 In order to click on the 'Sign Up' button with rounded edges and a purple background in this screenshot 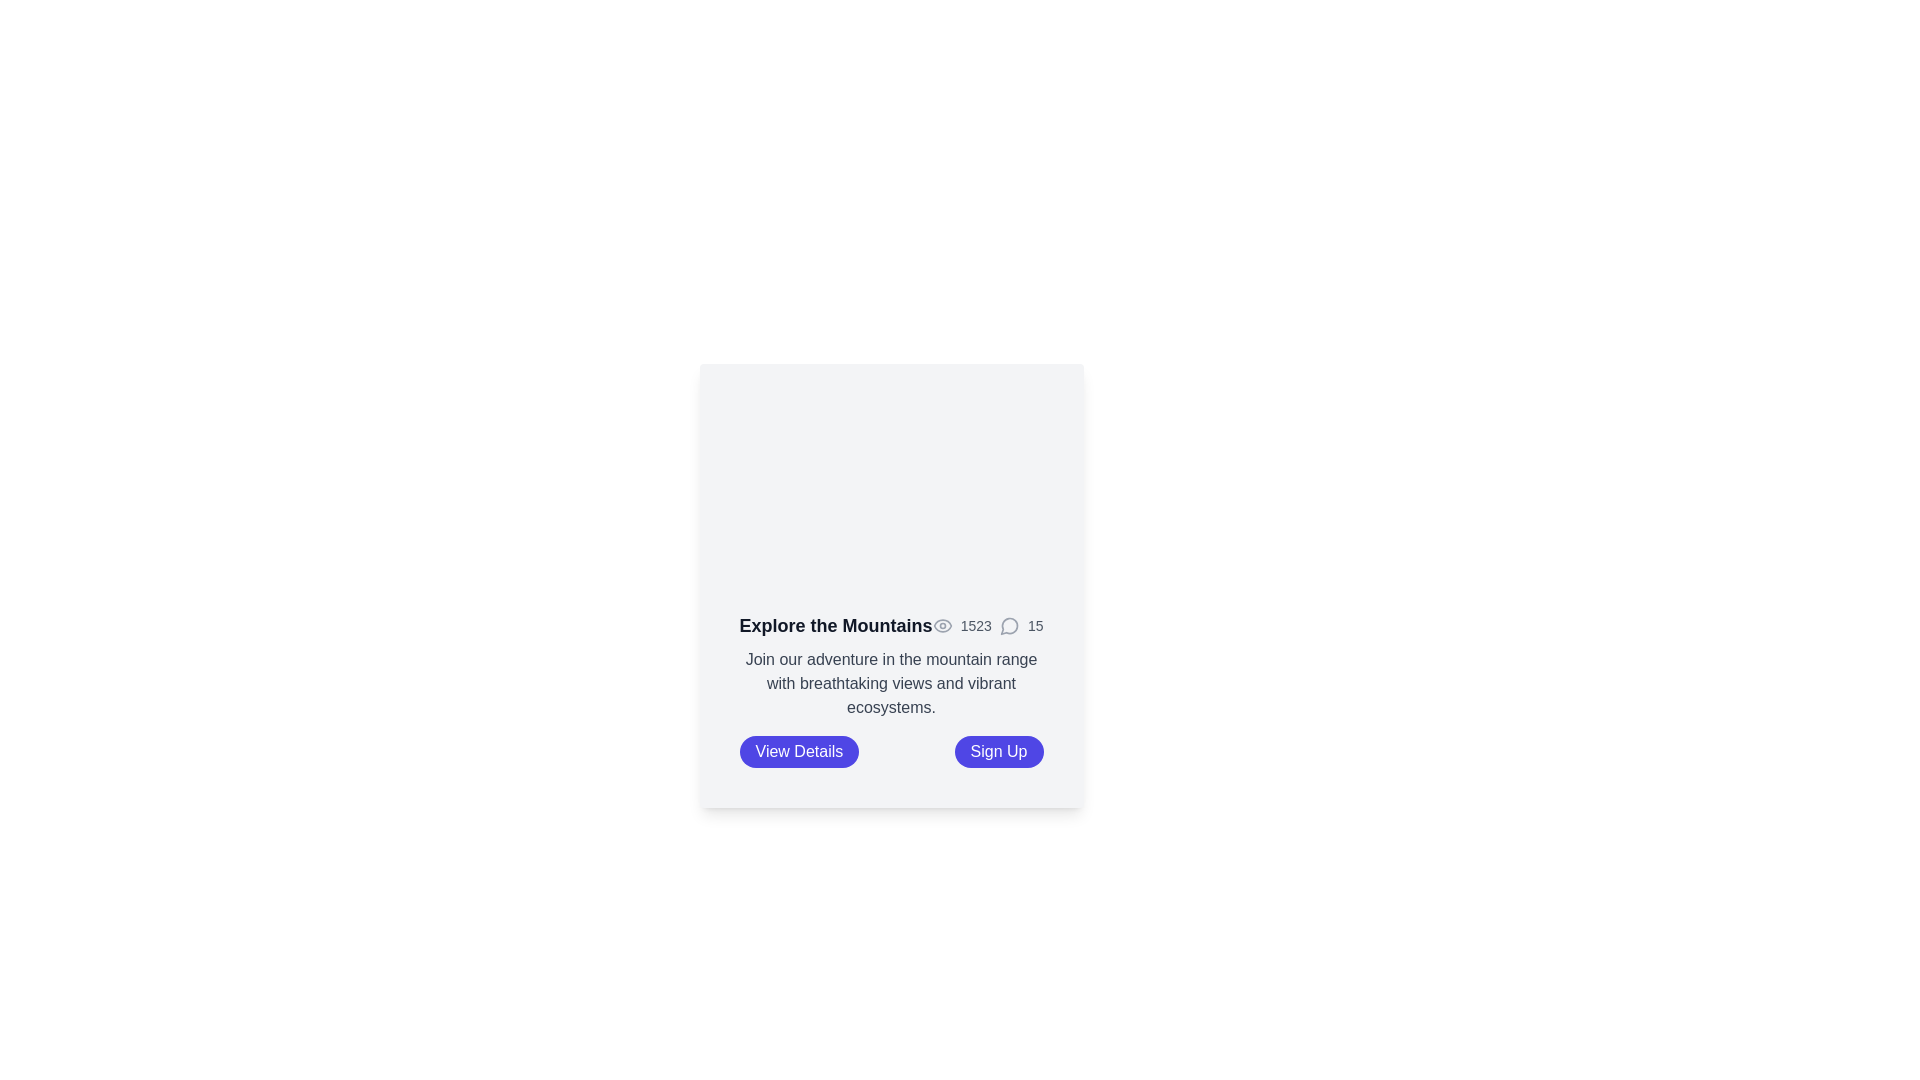, I will do `click(998, 752)`.